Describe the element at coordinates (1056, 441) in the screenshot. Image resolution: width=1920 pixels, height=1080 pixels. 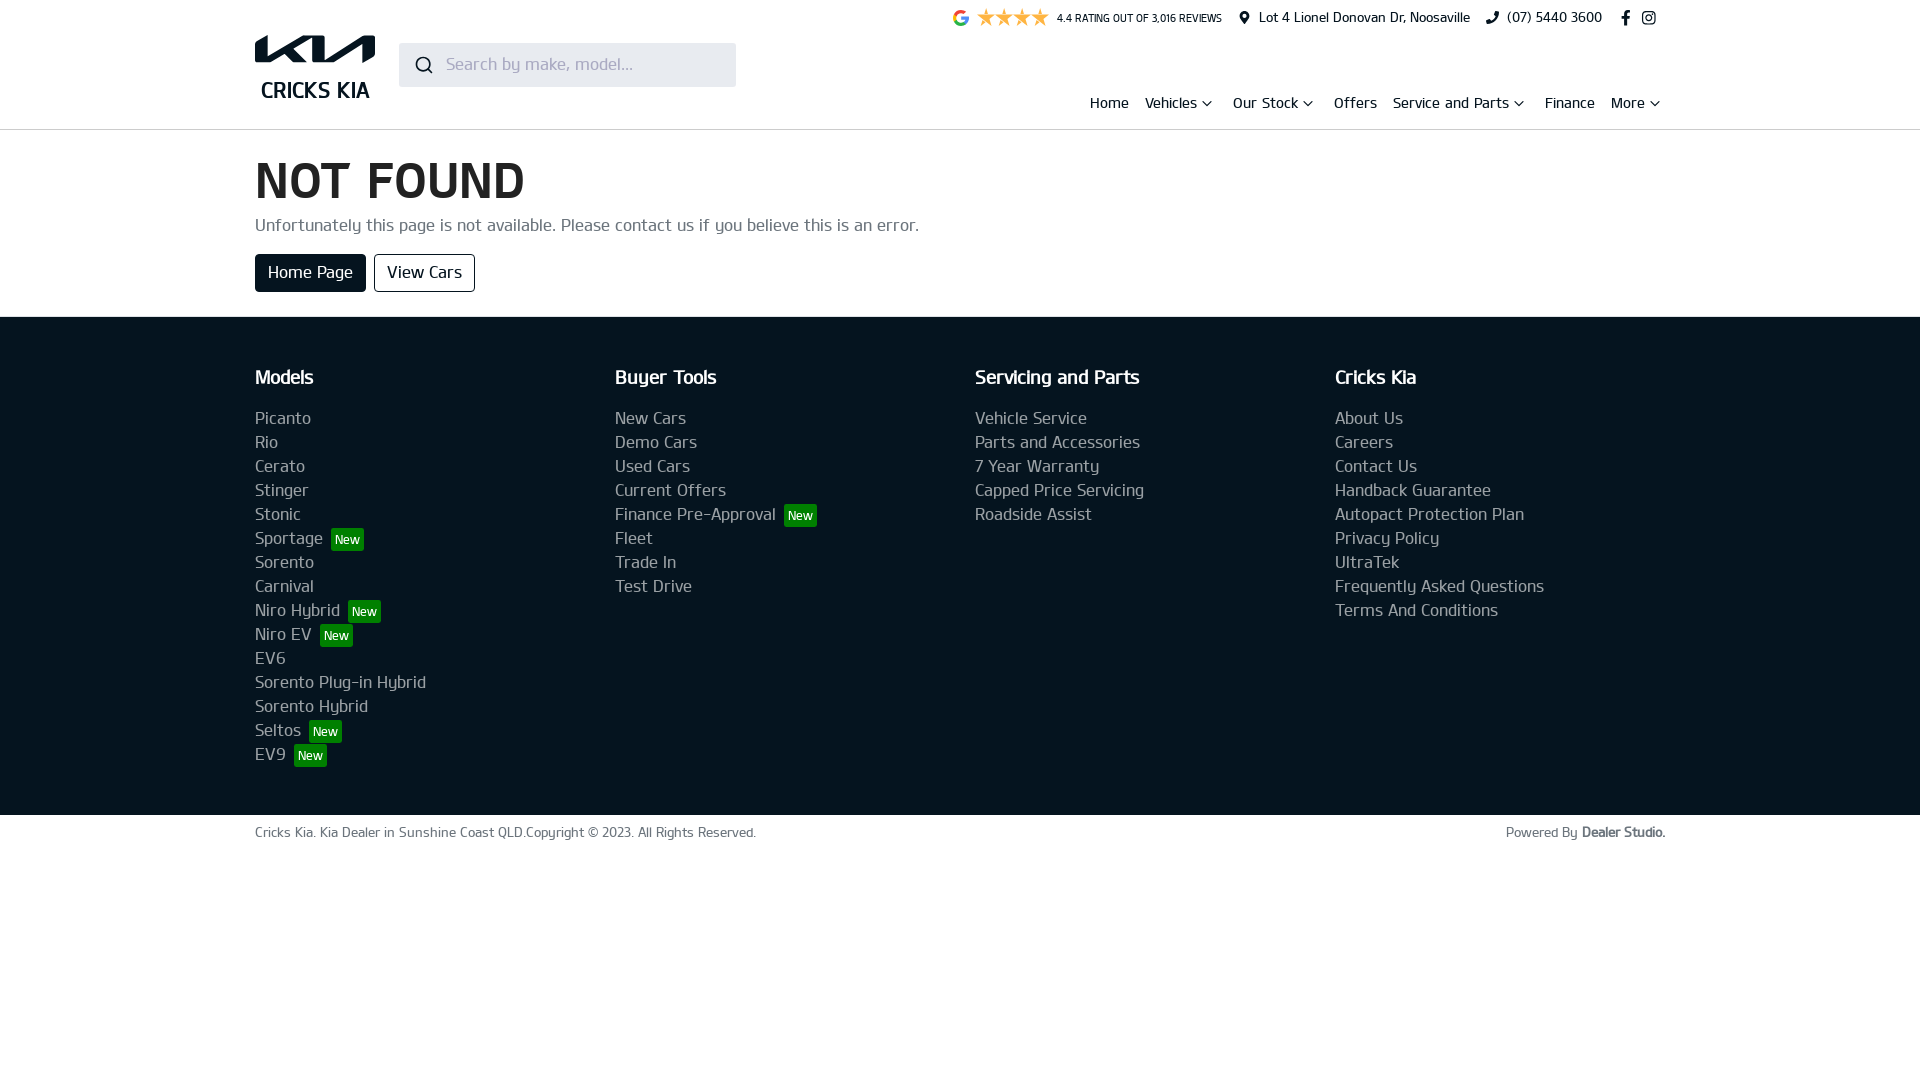
I see `'Parts and Accessories'` at that location.